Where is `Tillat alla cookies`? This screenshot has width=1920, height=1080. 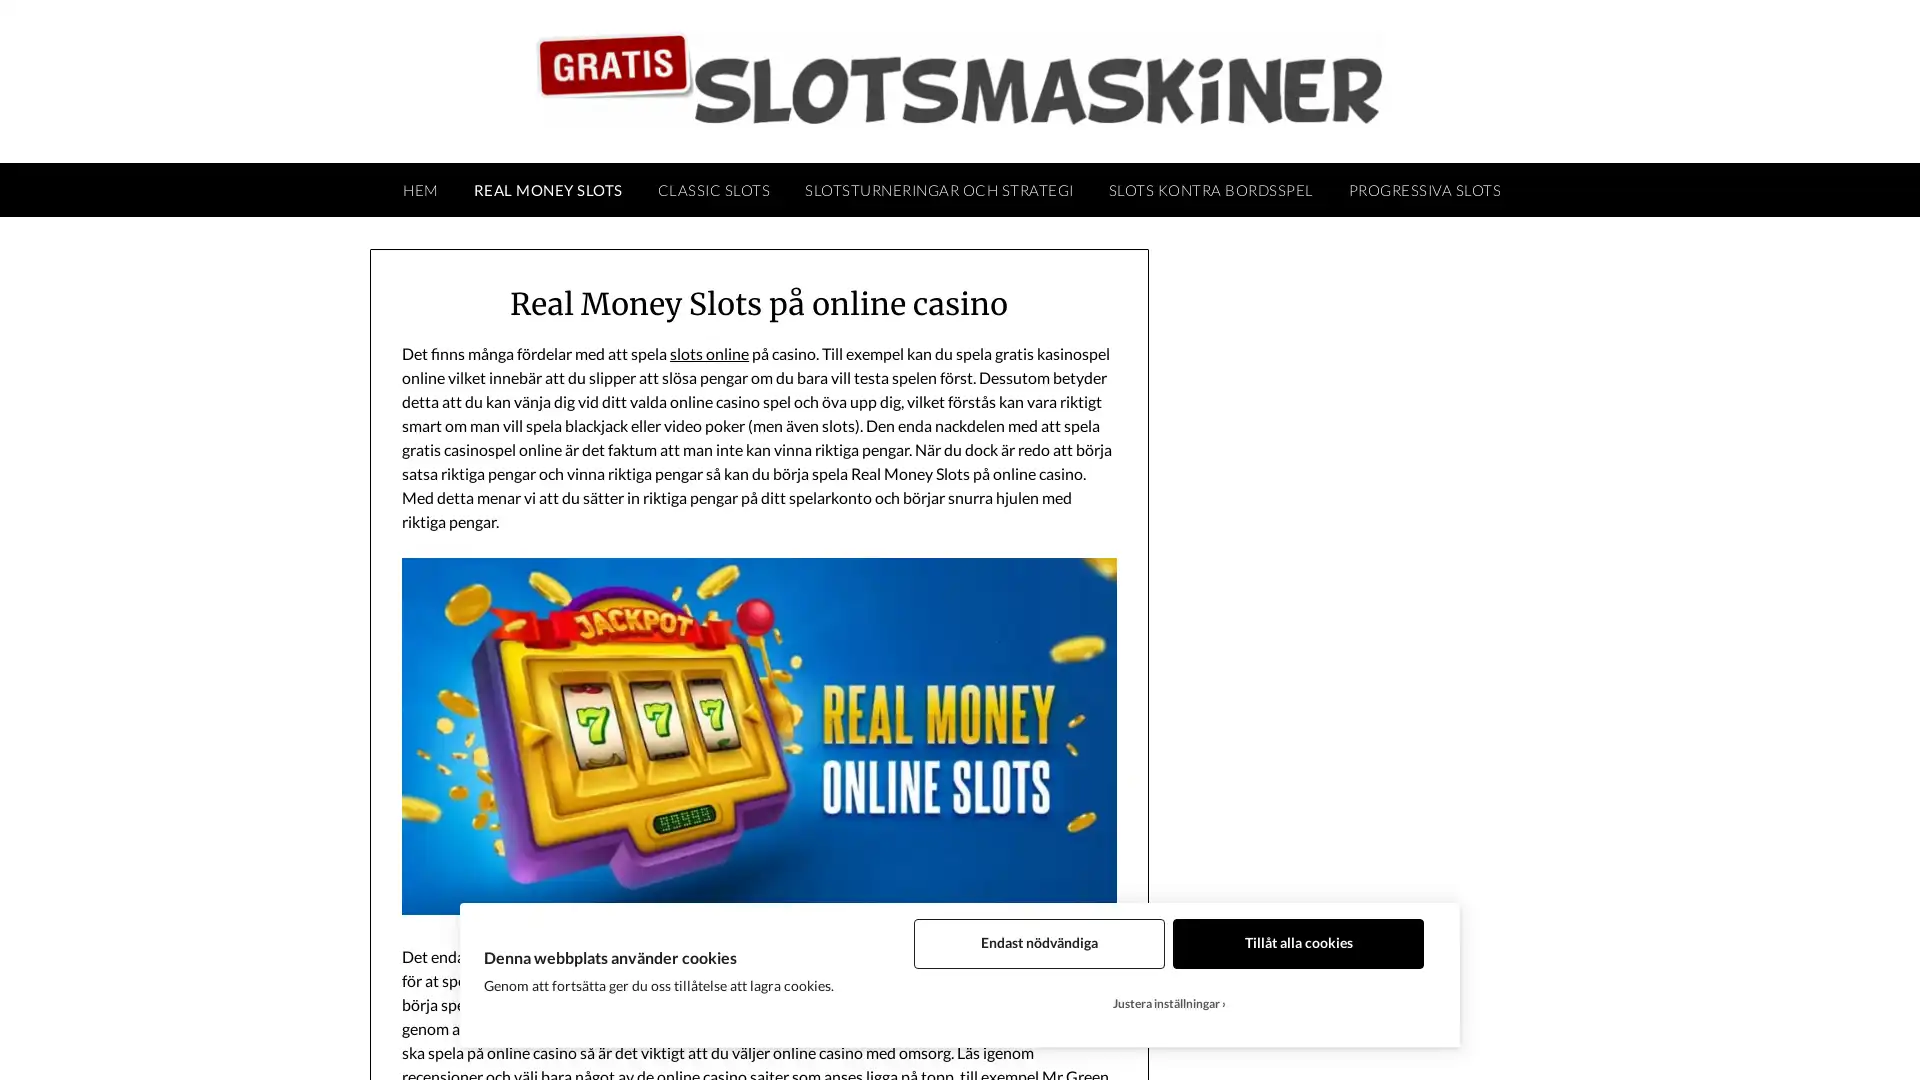
Tillat alla cookies is located at coordinates (1298, 944).